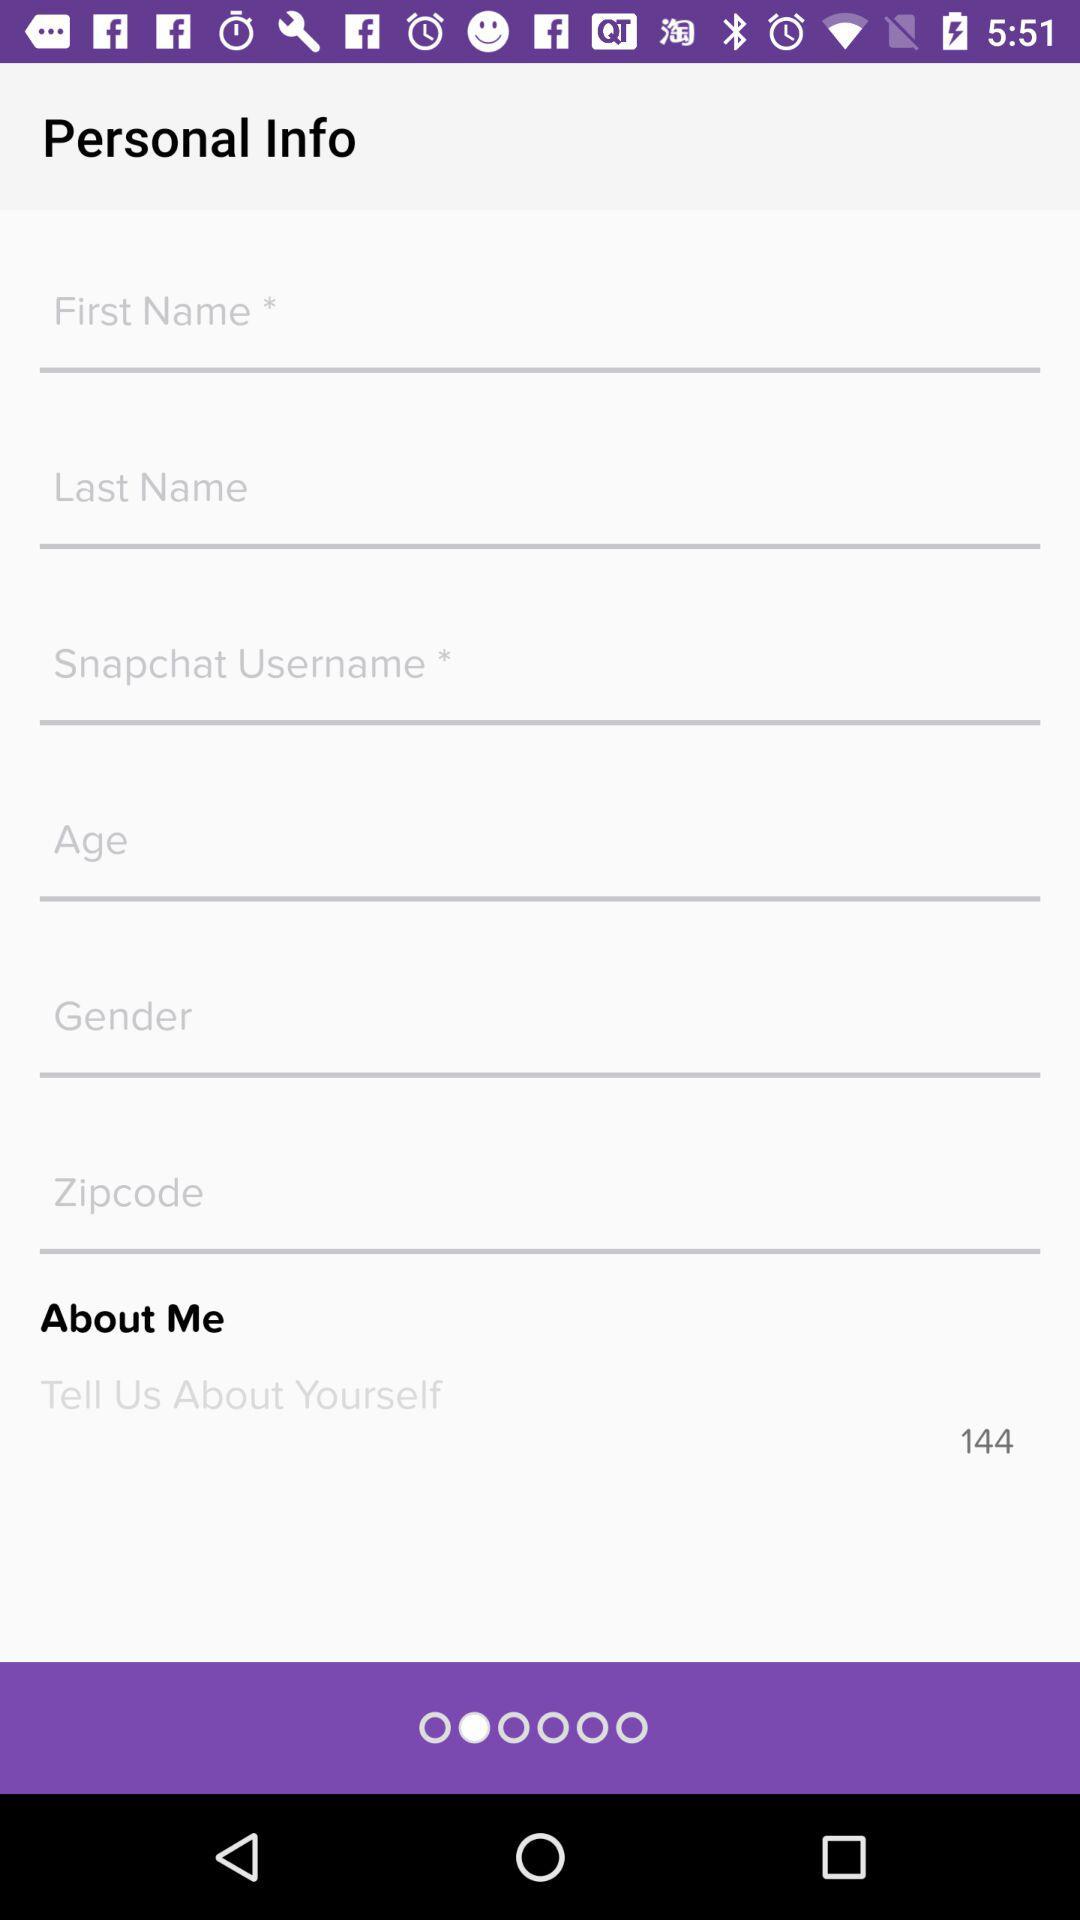 This screenshot has width=1080, height=1920. Describe the element at coordinates (540, 475) in the screenshot. I see `text` at that location.